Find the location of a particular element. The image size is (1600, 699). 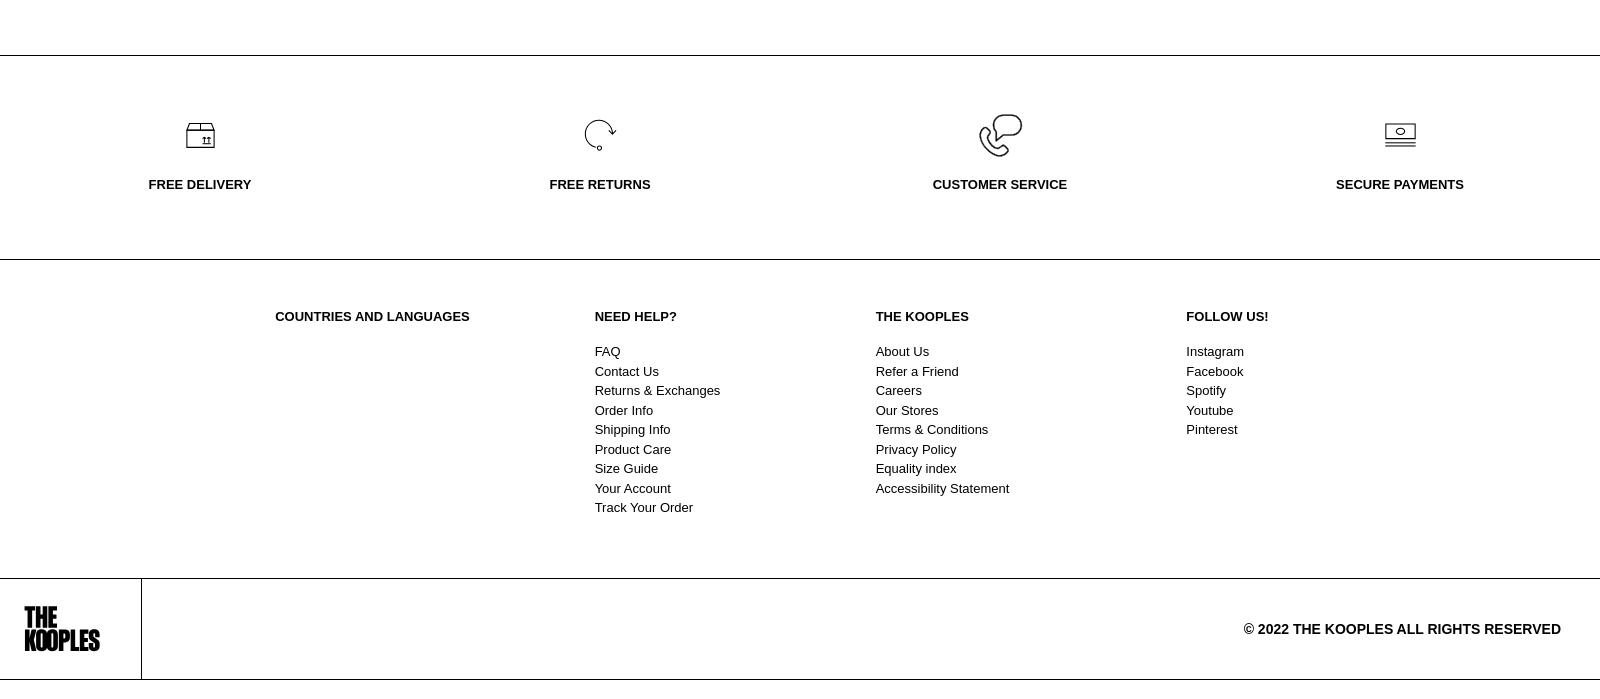

'FREE DELIVERY' is located at coordinates (198, 184).